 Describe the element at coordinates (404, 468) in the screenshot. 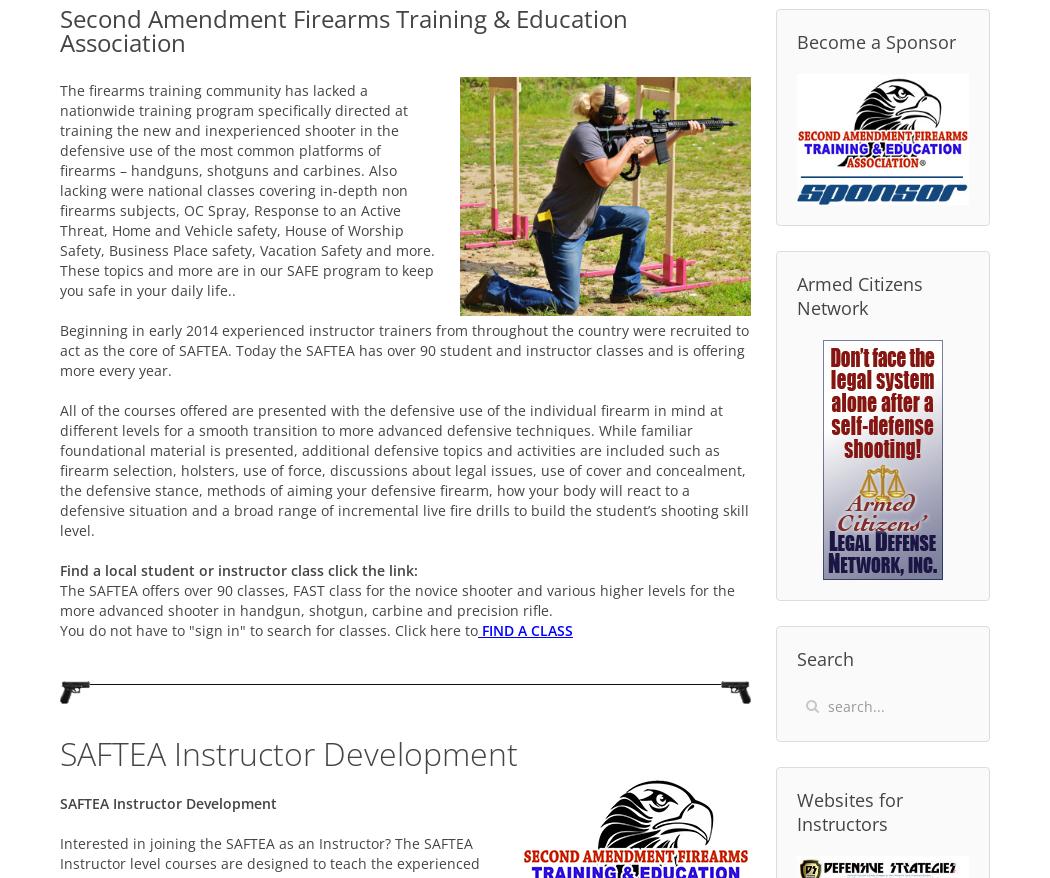

I see `'All of the courses offered are presented with the defensive use of the individual firearm in mind at different levels for a smooth transition to more advanced defensive techniques. While familiar foundational material is presented, additional defensive topics and activities are included such as firearm selection, holsters, use of force, discussions about legal issues, use of cover and concealment, the defensive stance, methods of aiming your defensive firearm, how your body will react to a defensive situation and a broad range of incremental live fire drills to build the student’s shooting skill level.'` at that location.